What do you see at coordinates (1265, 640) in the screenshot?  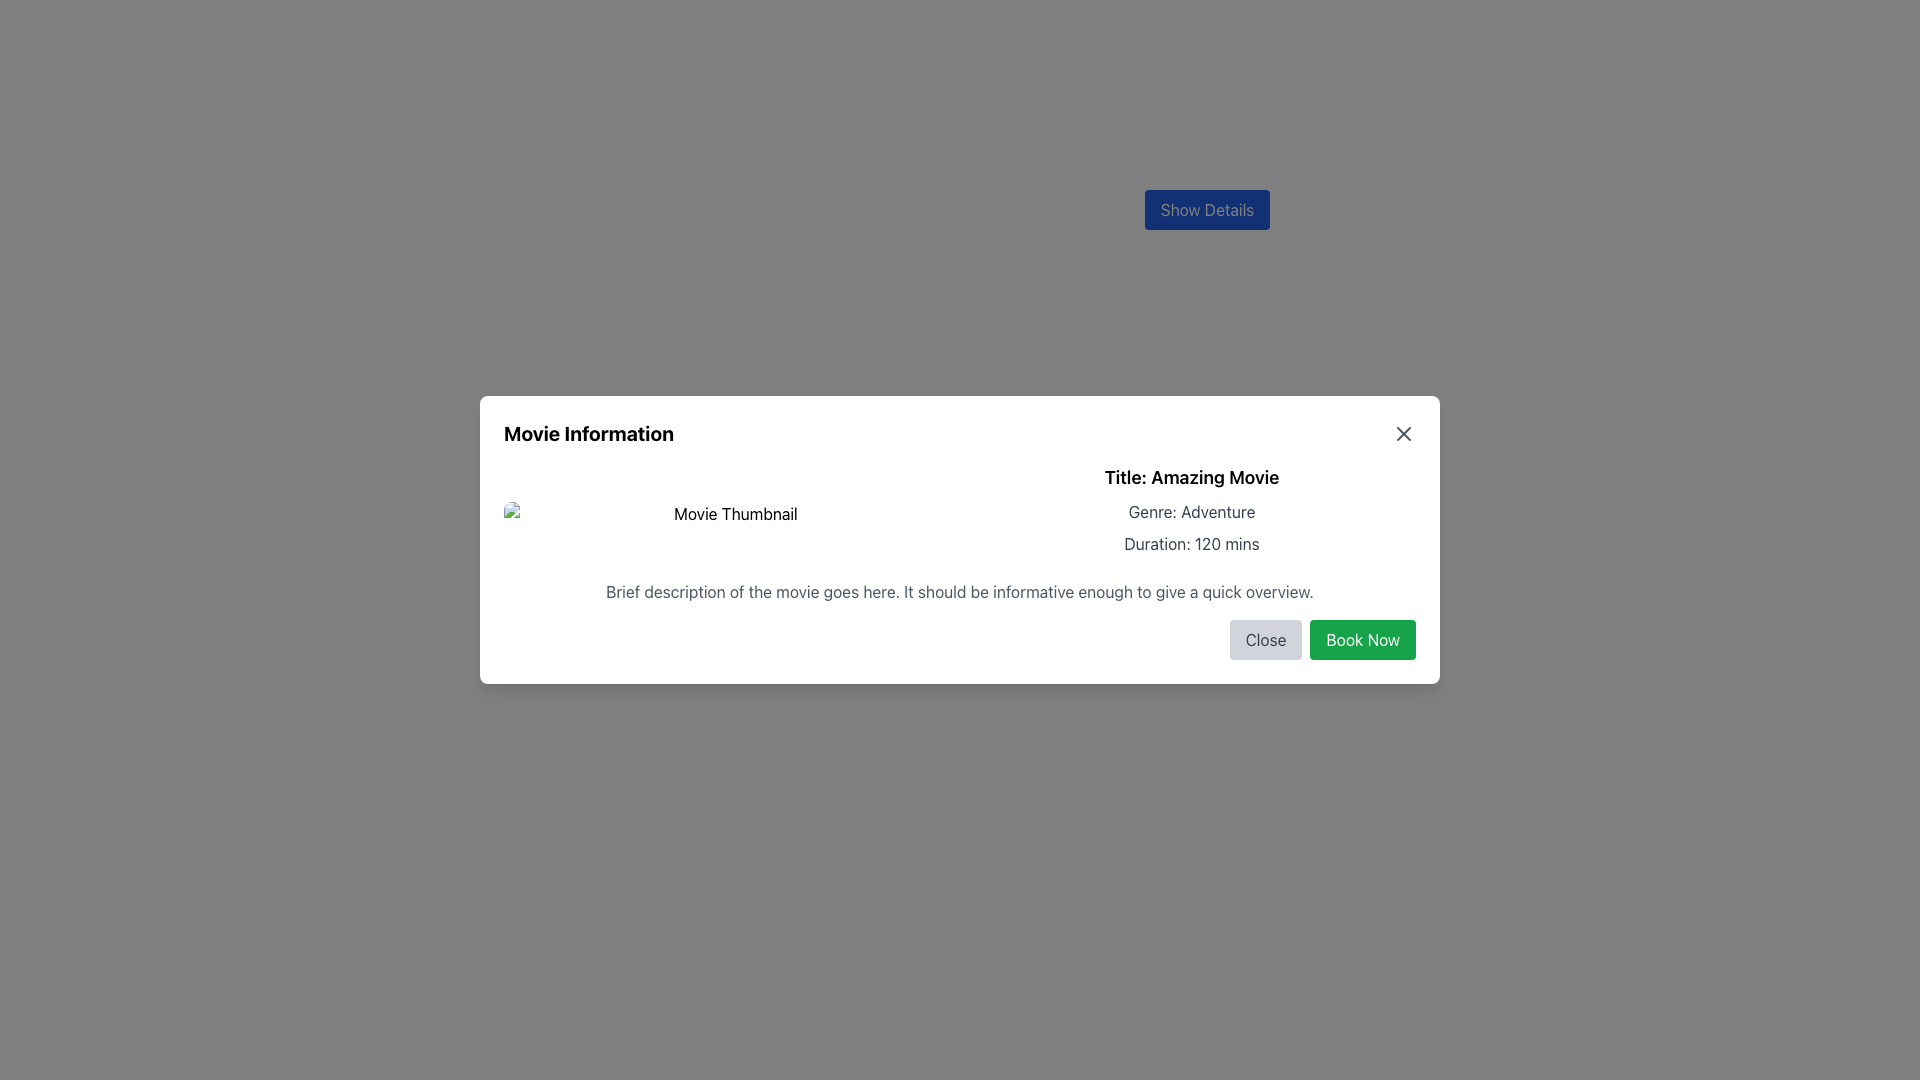 I see `the close button located at the bottom-right of the modal dialog, to the left of the 'Book Now' button` at bounding box center [1265, 640].